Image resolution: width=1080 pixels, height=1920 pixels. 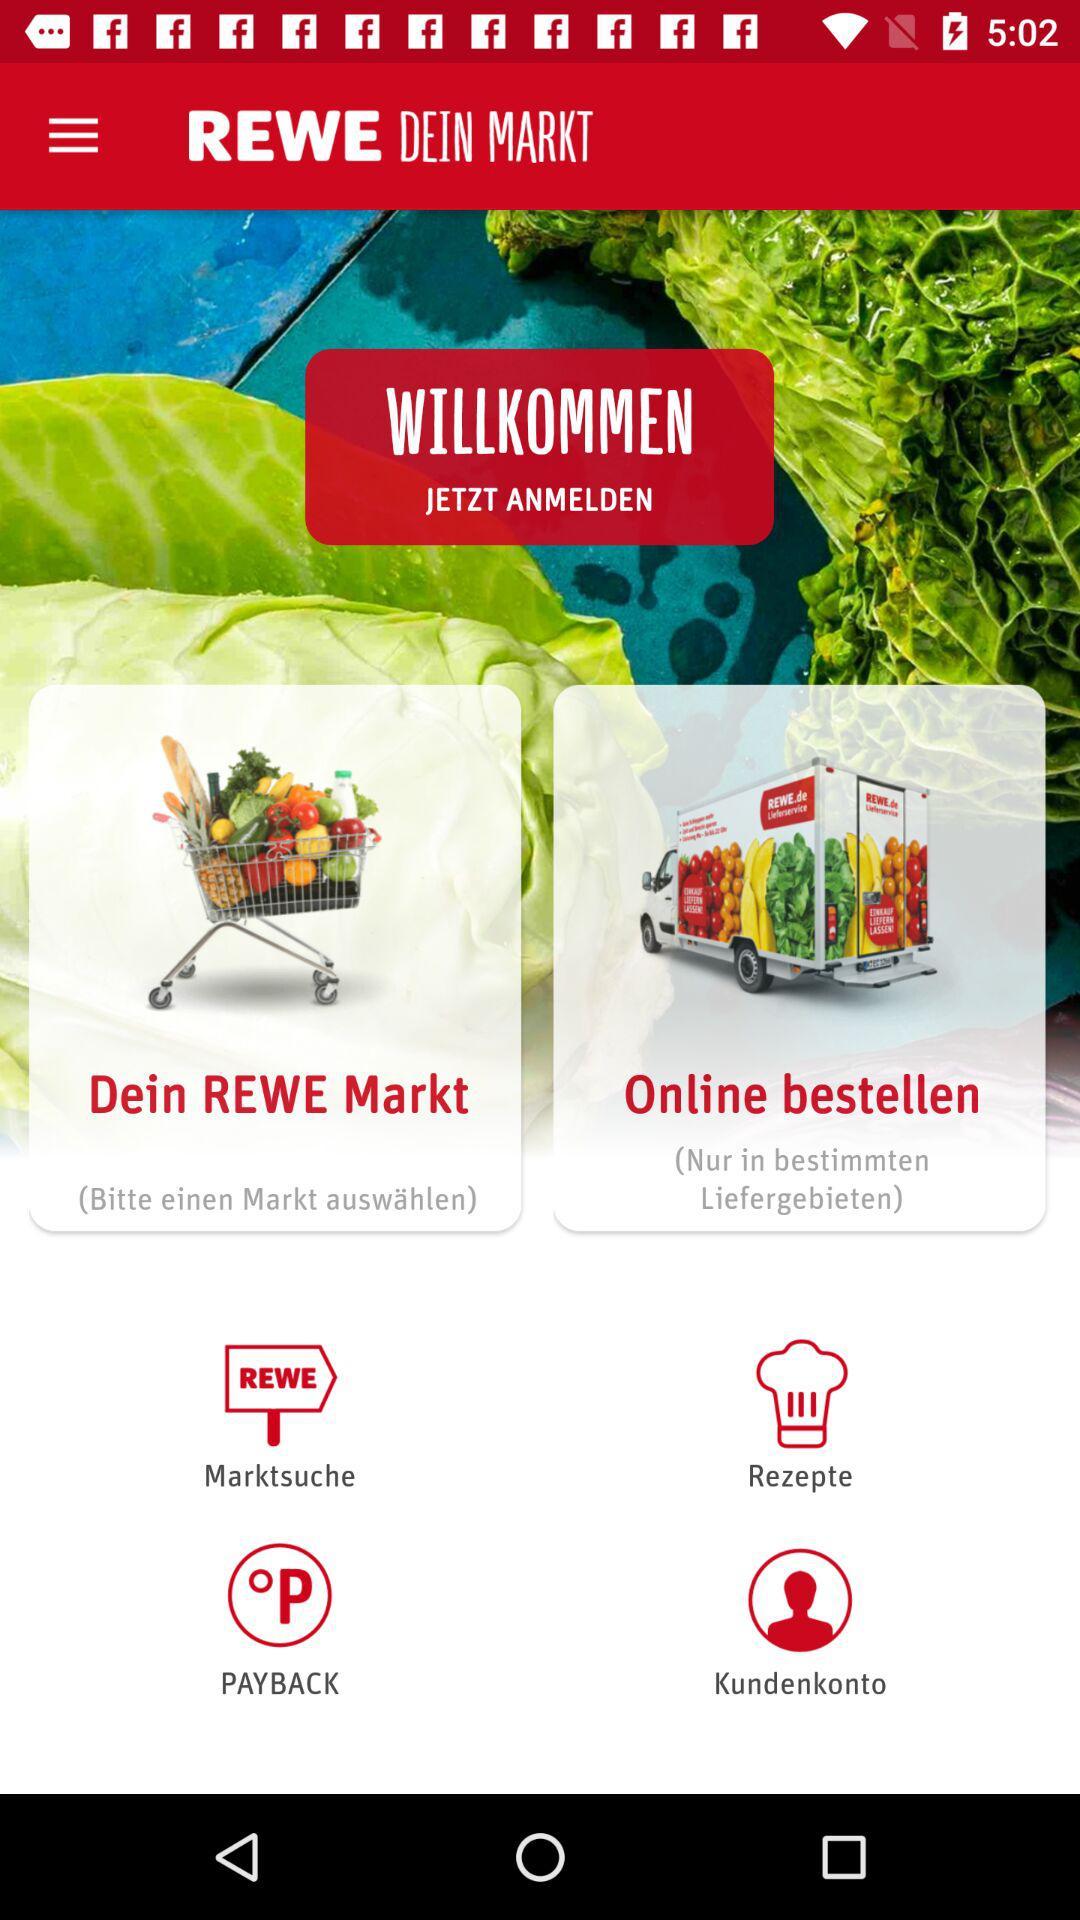 What do you see at coordinates (279, 1620) in the screenshot?
I see `payback item` at bounding box center [279, 1620].